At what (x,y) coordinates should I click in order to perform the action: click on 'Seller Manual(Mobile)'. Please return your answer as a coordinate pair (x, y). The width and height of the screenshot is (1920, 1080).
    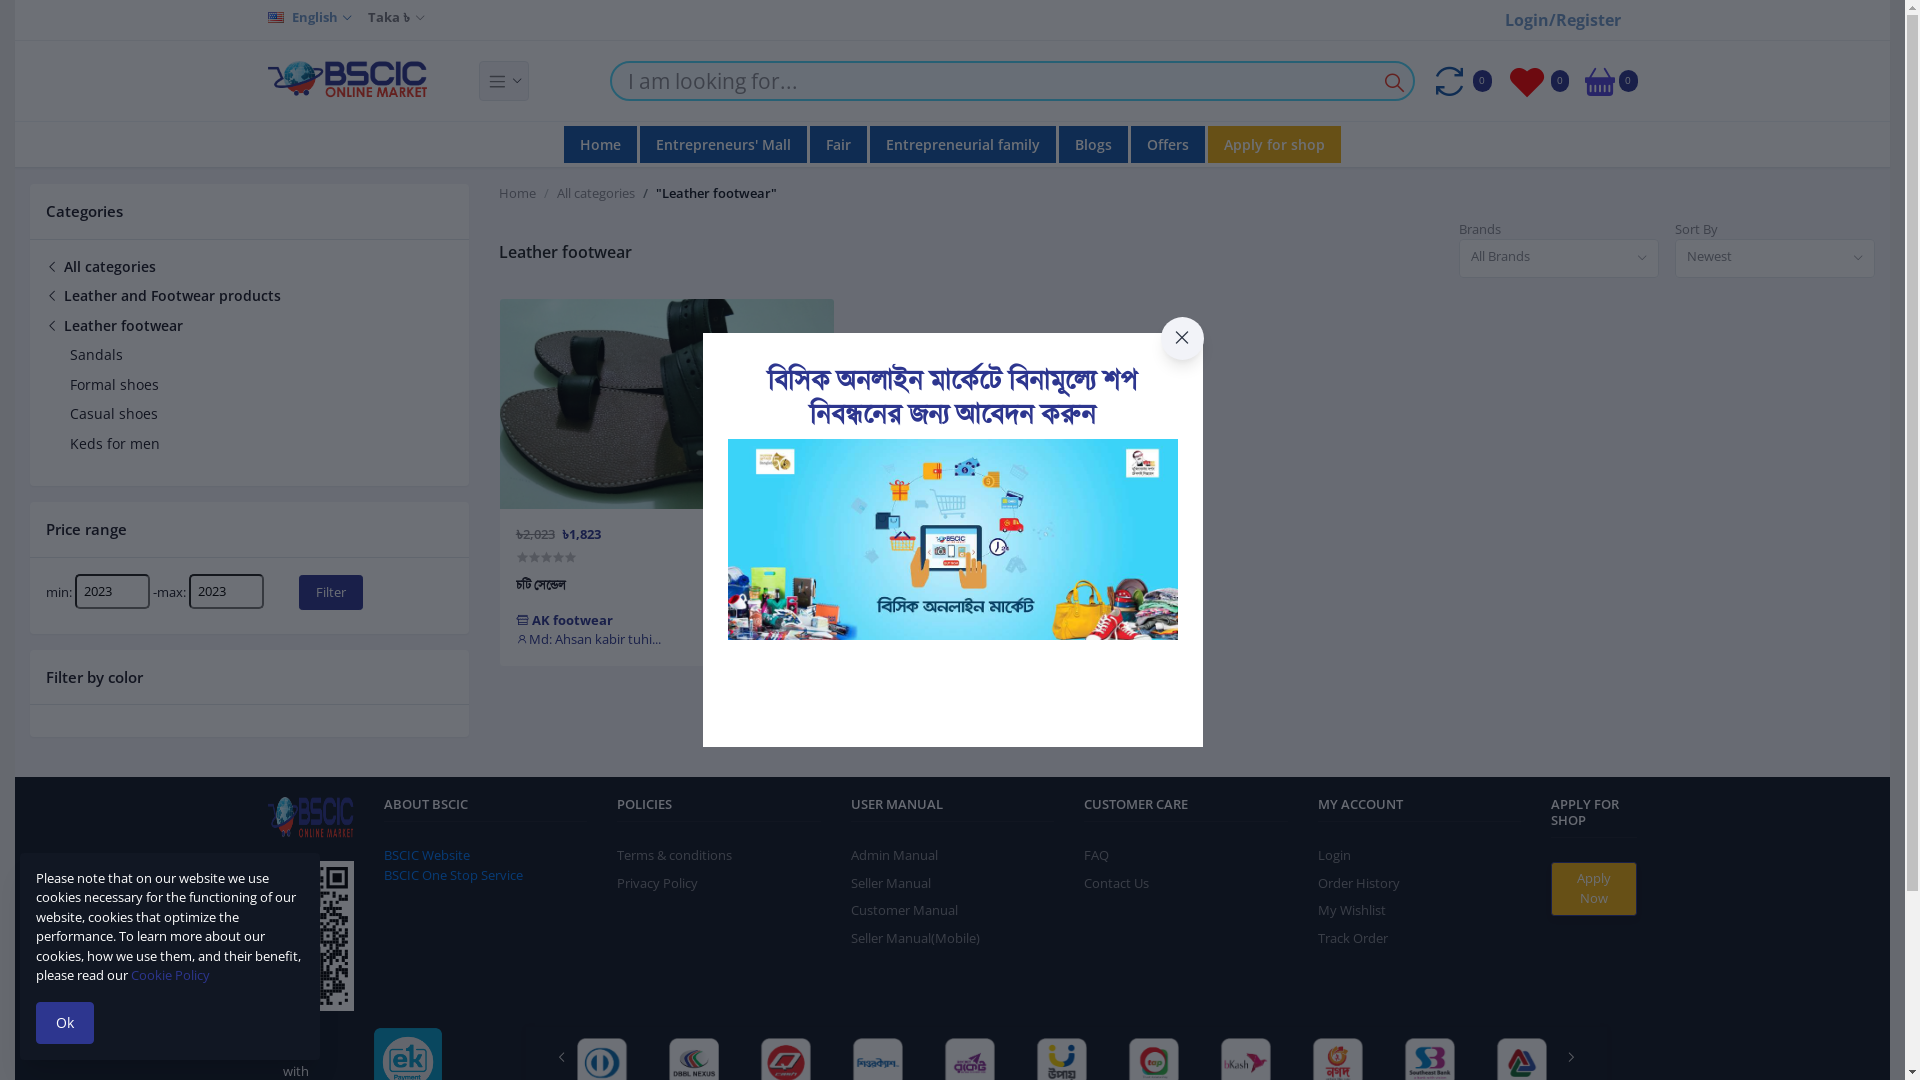
    Looking at the image, I should click on (850, 937).